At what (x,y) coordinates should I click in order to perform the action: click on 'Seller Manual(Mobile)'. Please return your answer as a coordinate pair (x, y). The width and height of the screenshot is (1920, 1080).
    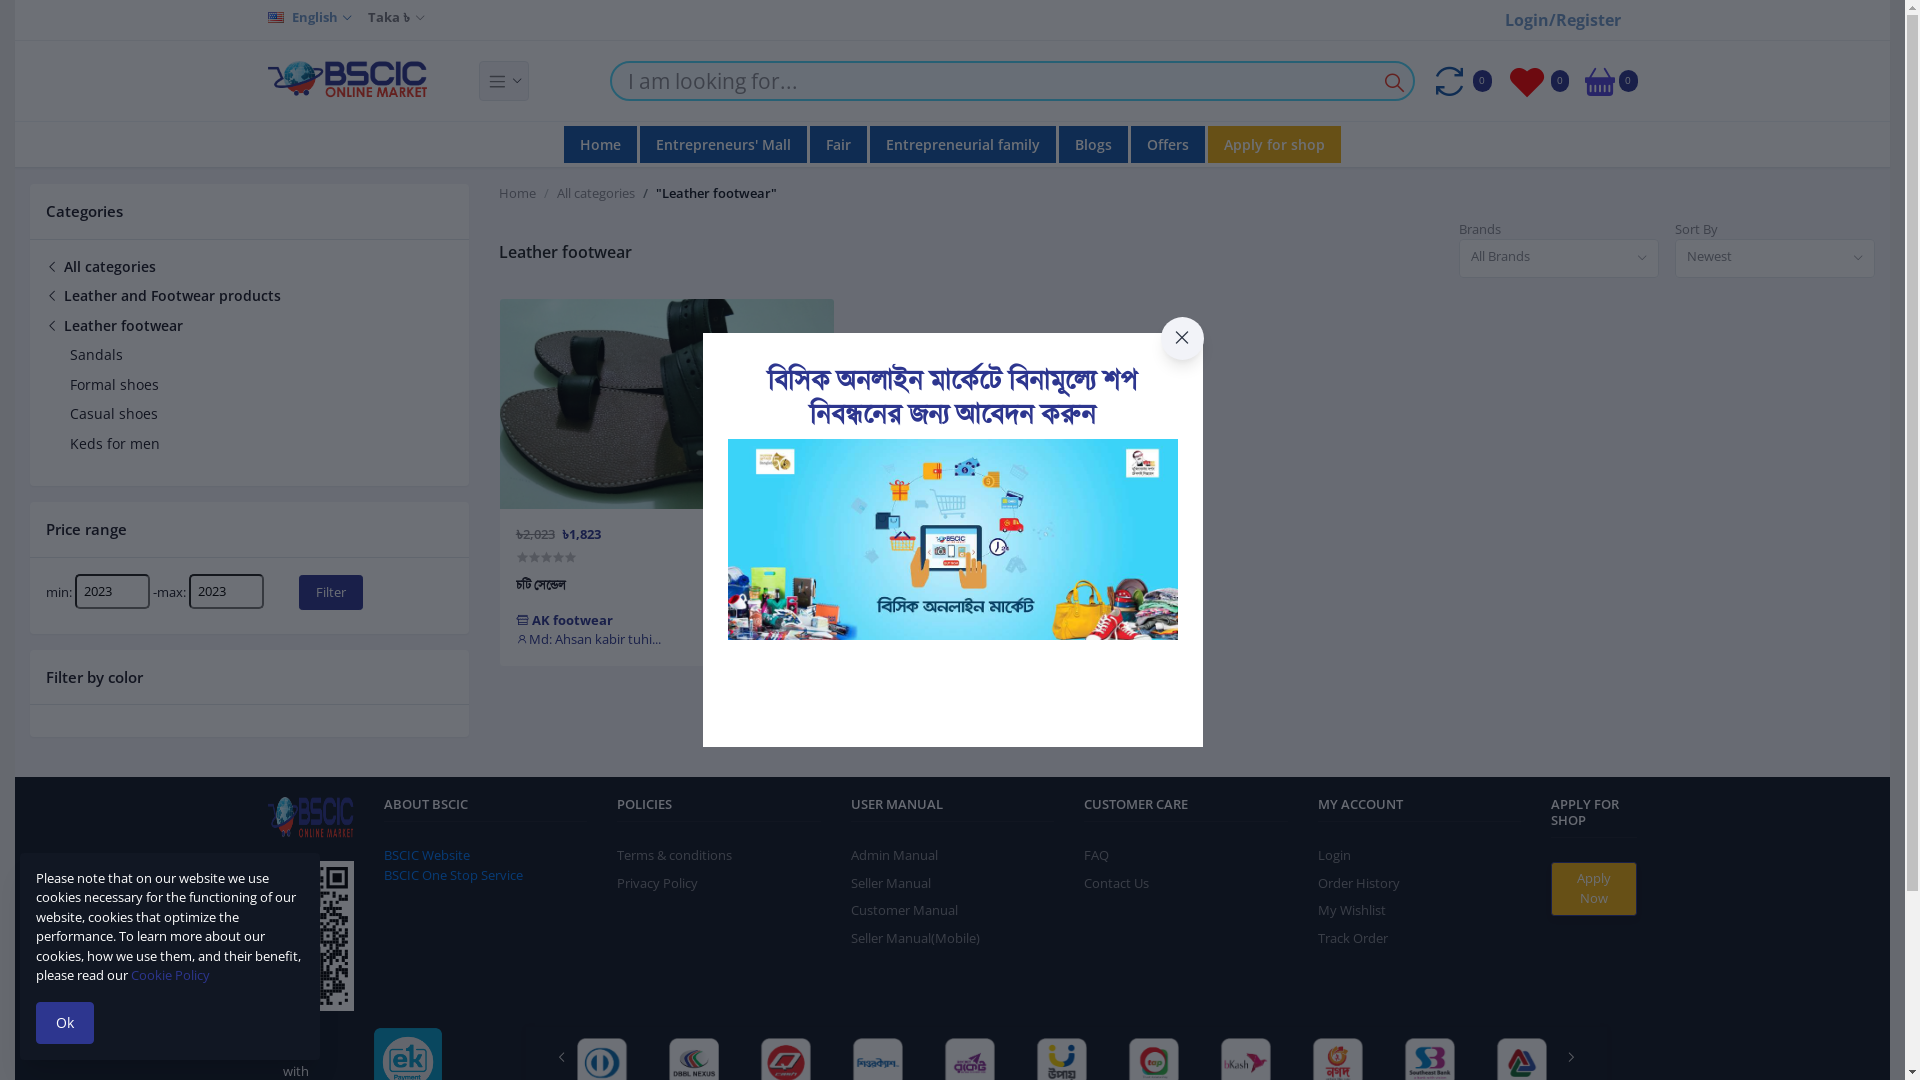
    Looking at the image, I should click on (850, 937).